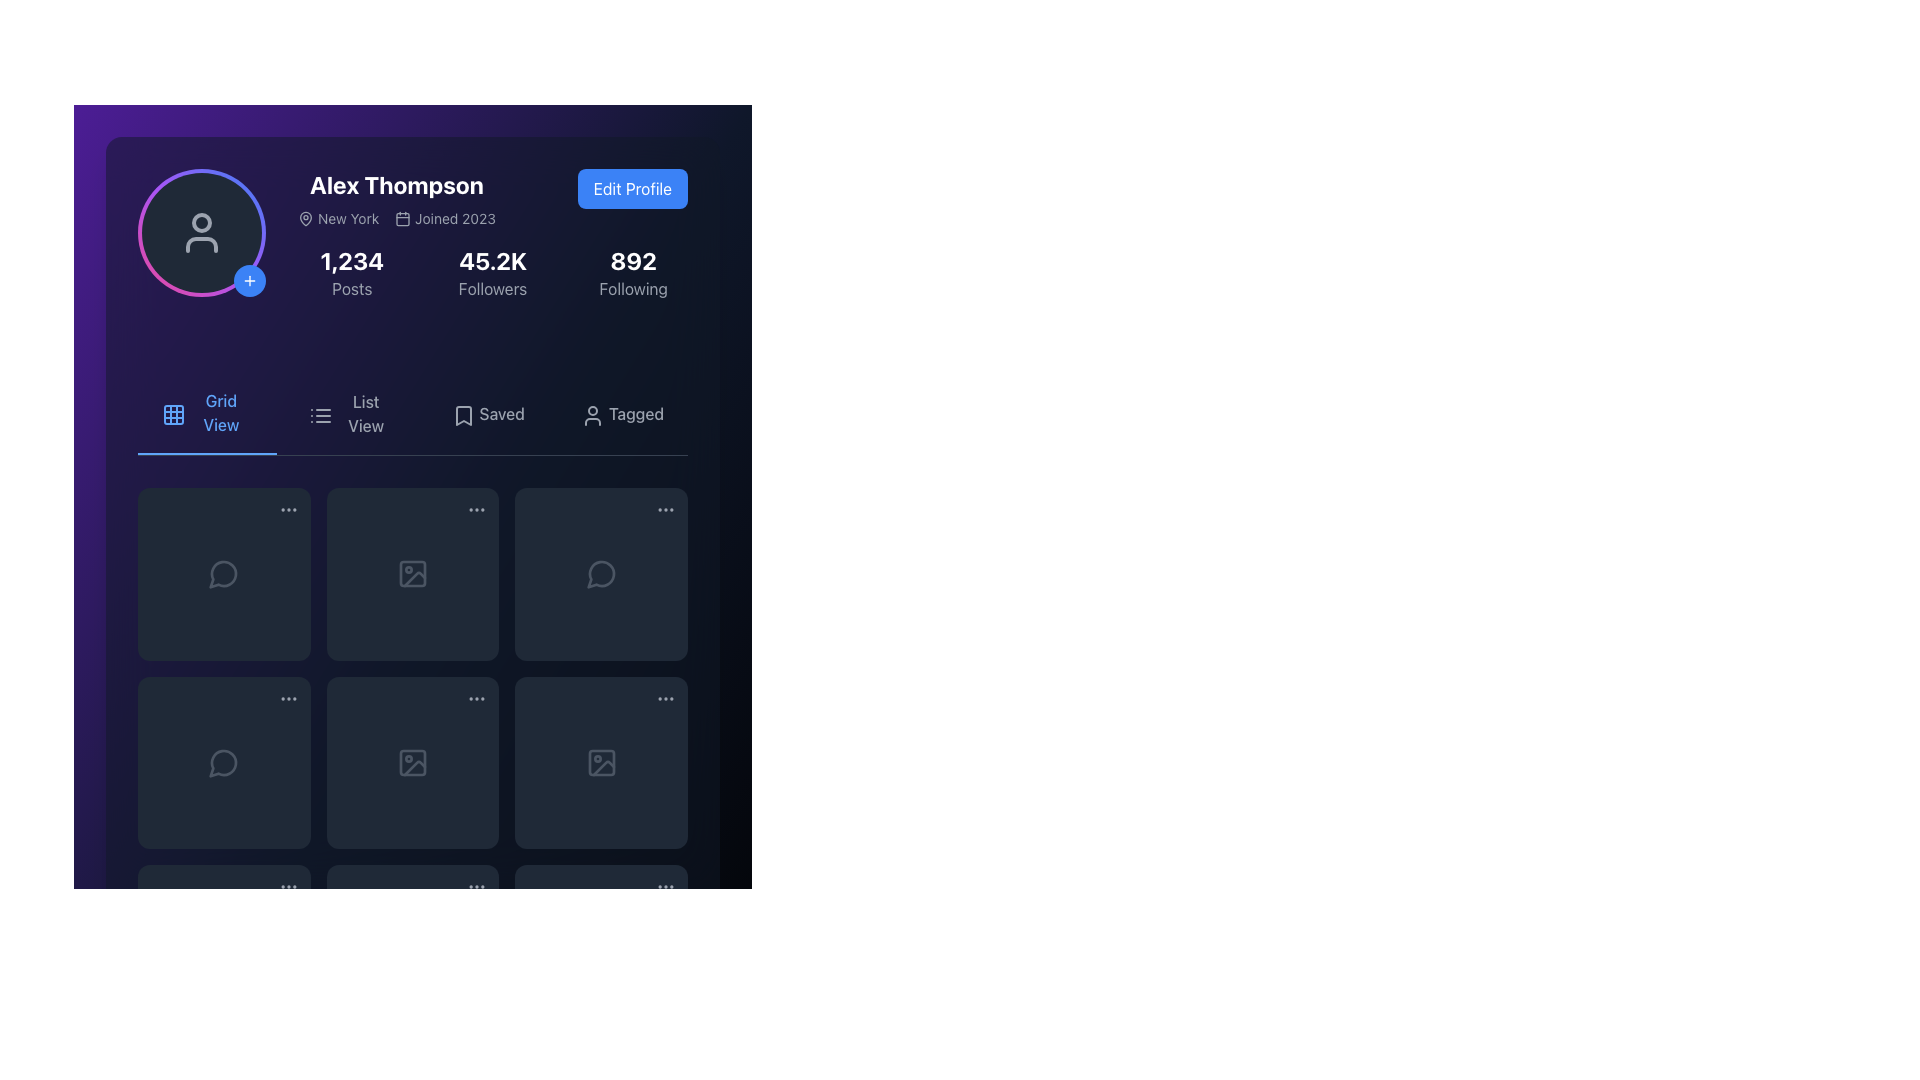 This screenshot has height=1080, width=1920. Describe the element at coordinates (305, 218) in the screenshot. I see `the location icon positioned directly to the left of the text 'New York' in the header section of the interface` at that location.